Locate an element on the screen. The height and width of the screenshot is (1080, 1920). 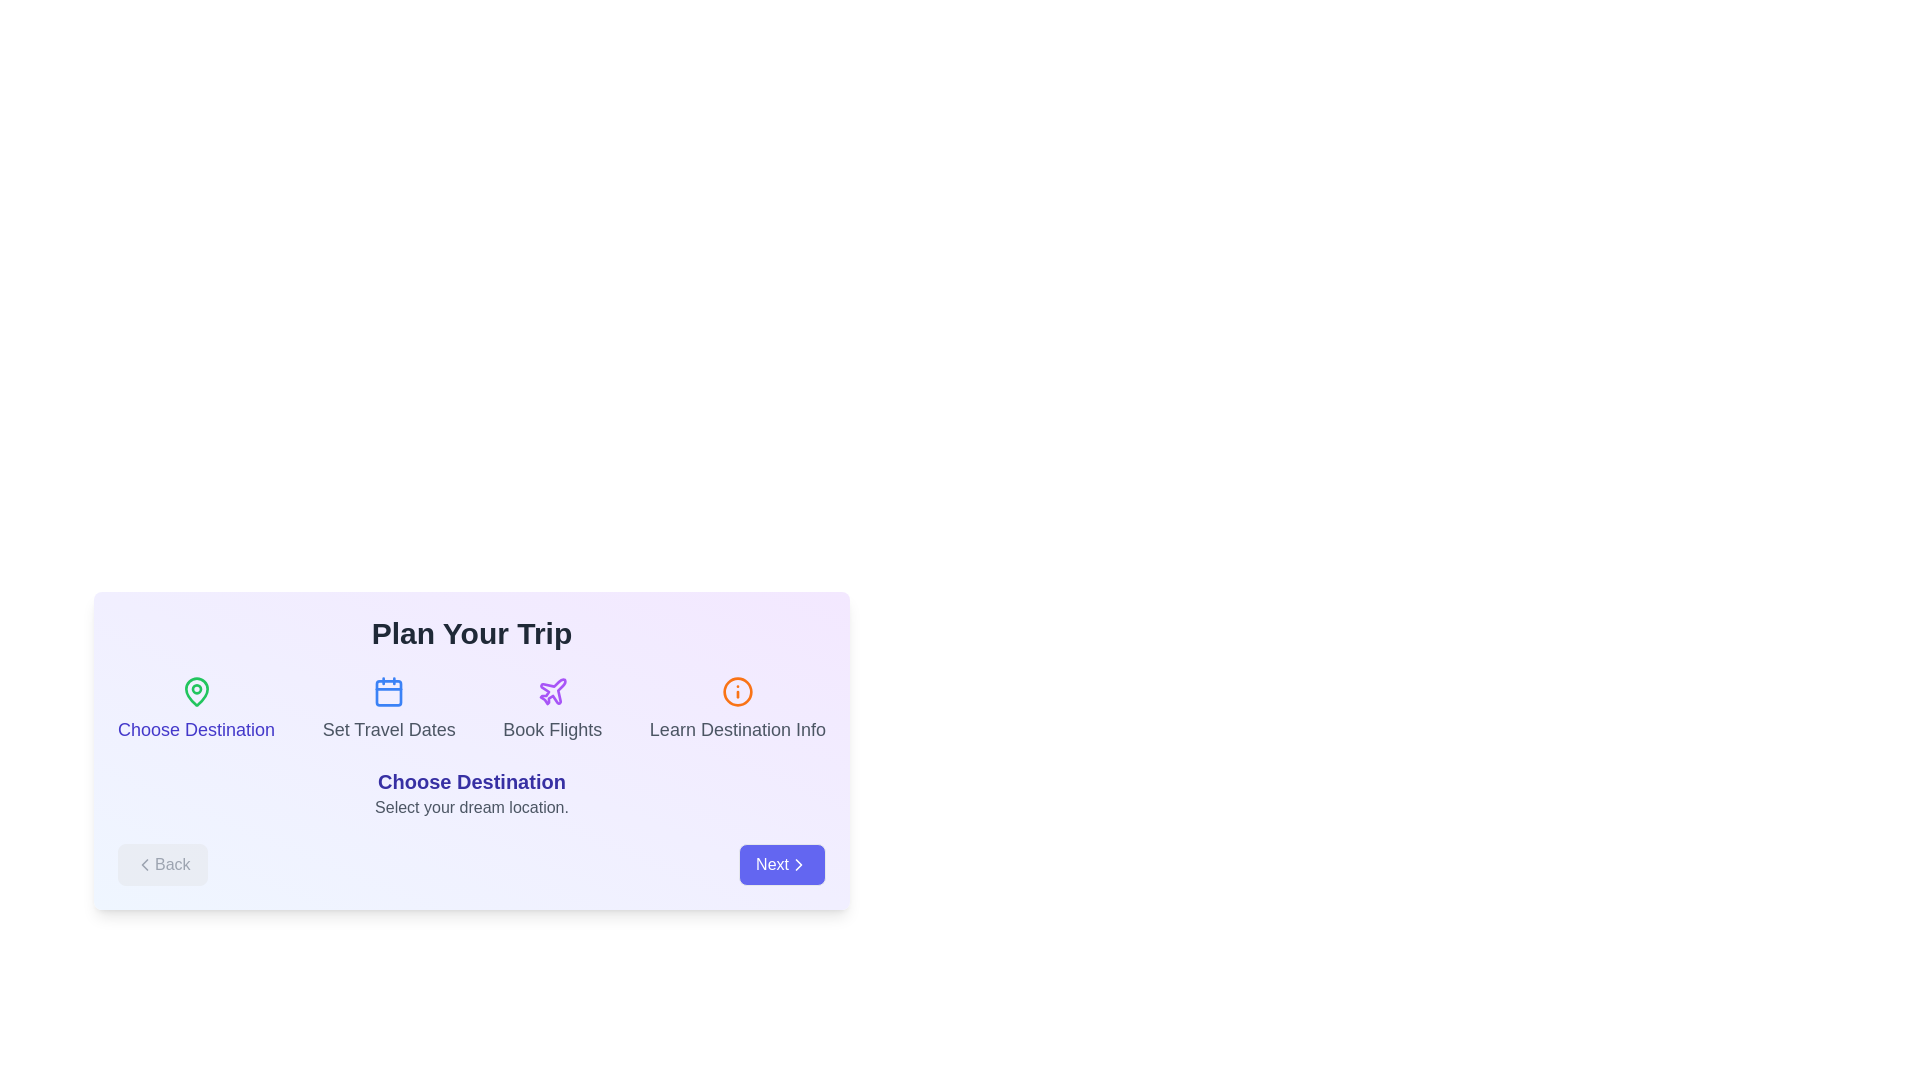
the progression icon within the 'Next' button located in the bottom-right area of the 'Plan Your Trip' panel is located at coordinates (797, 863).